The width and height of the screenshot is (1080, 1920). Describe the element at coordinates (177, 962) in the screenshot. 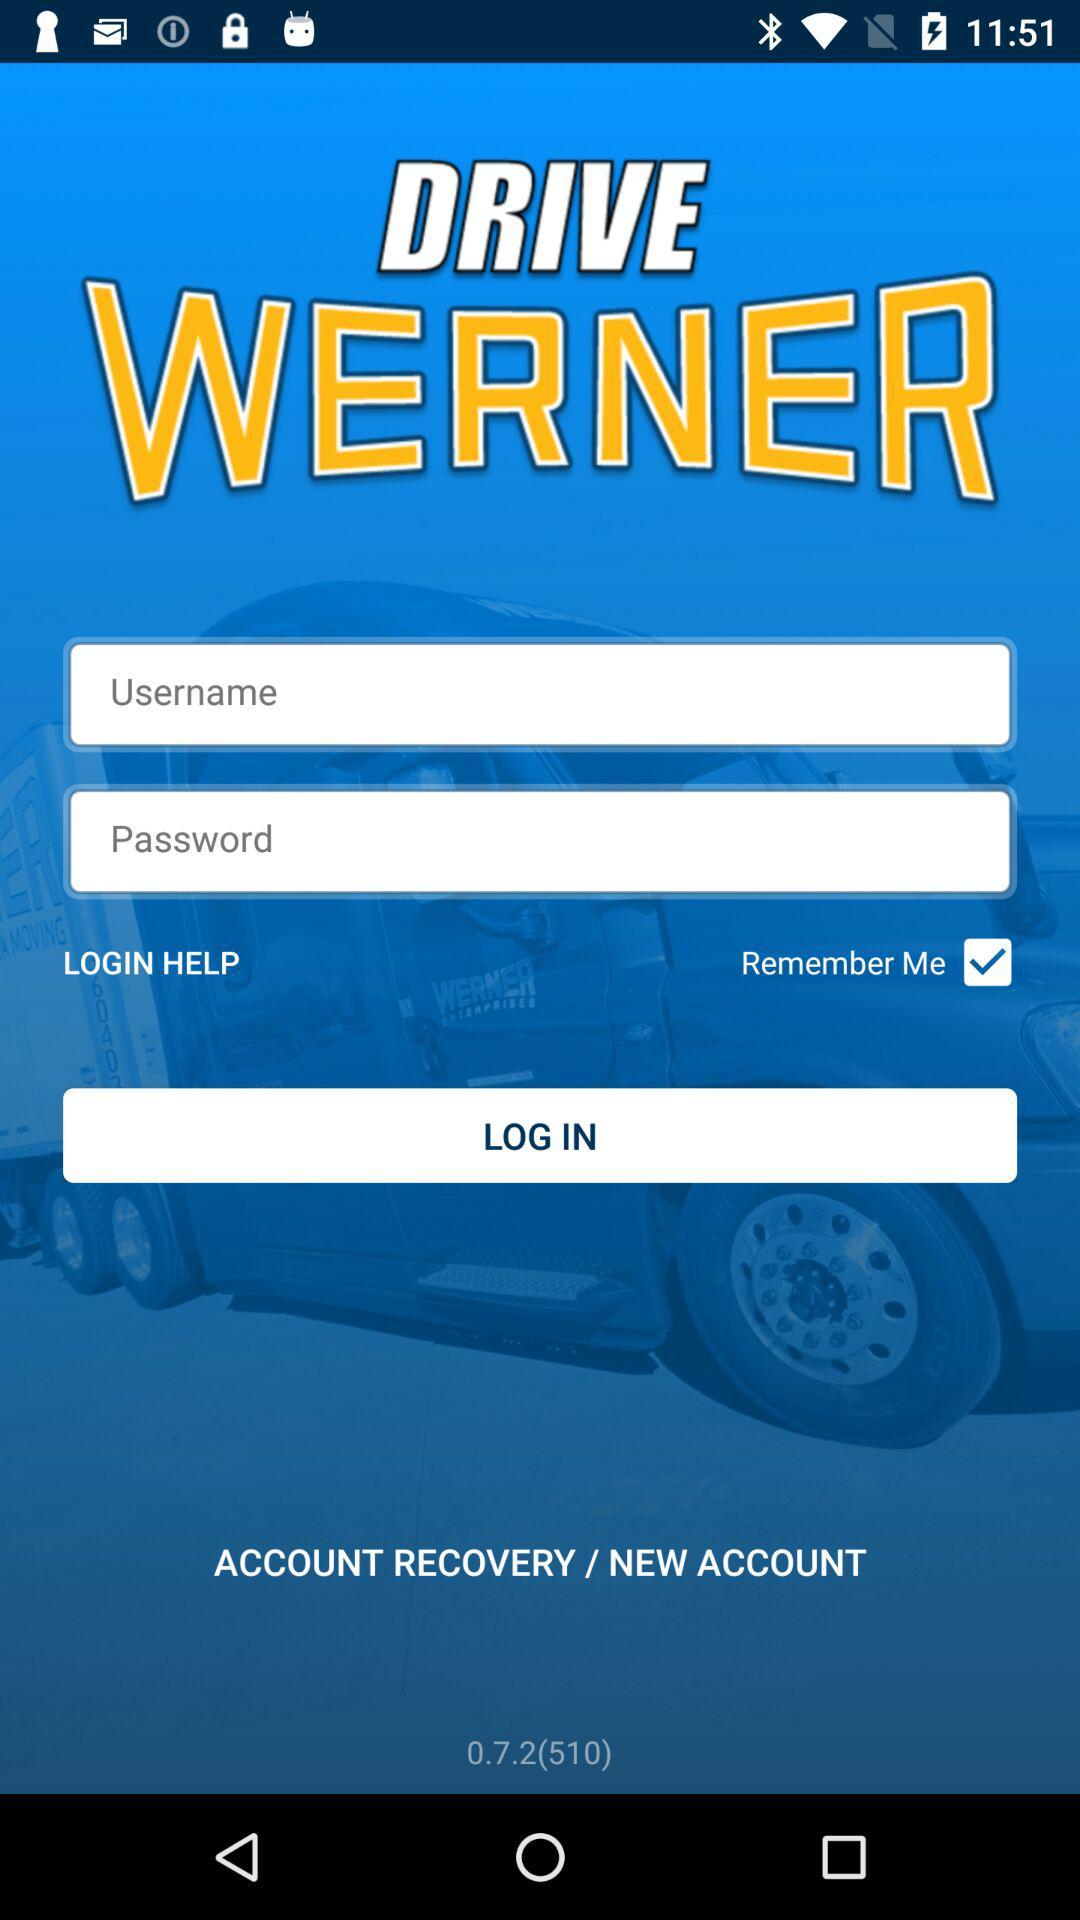

I see `item to the left of remember me item` at that location.